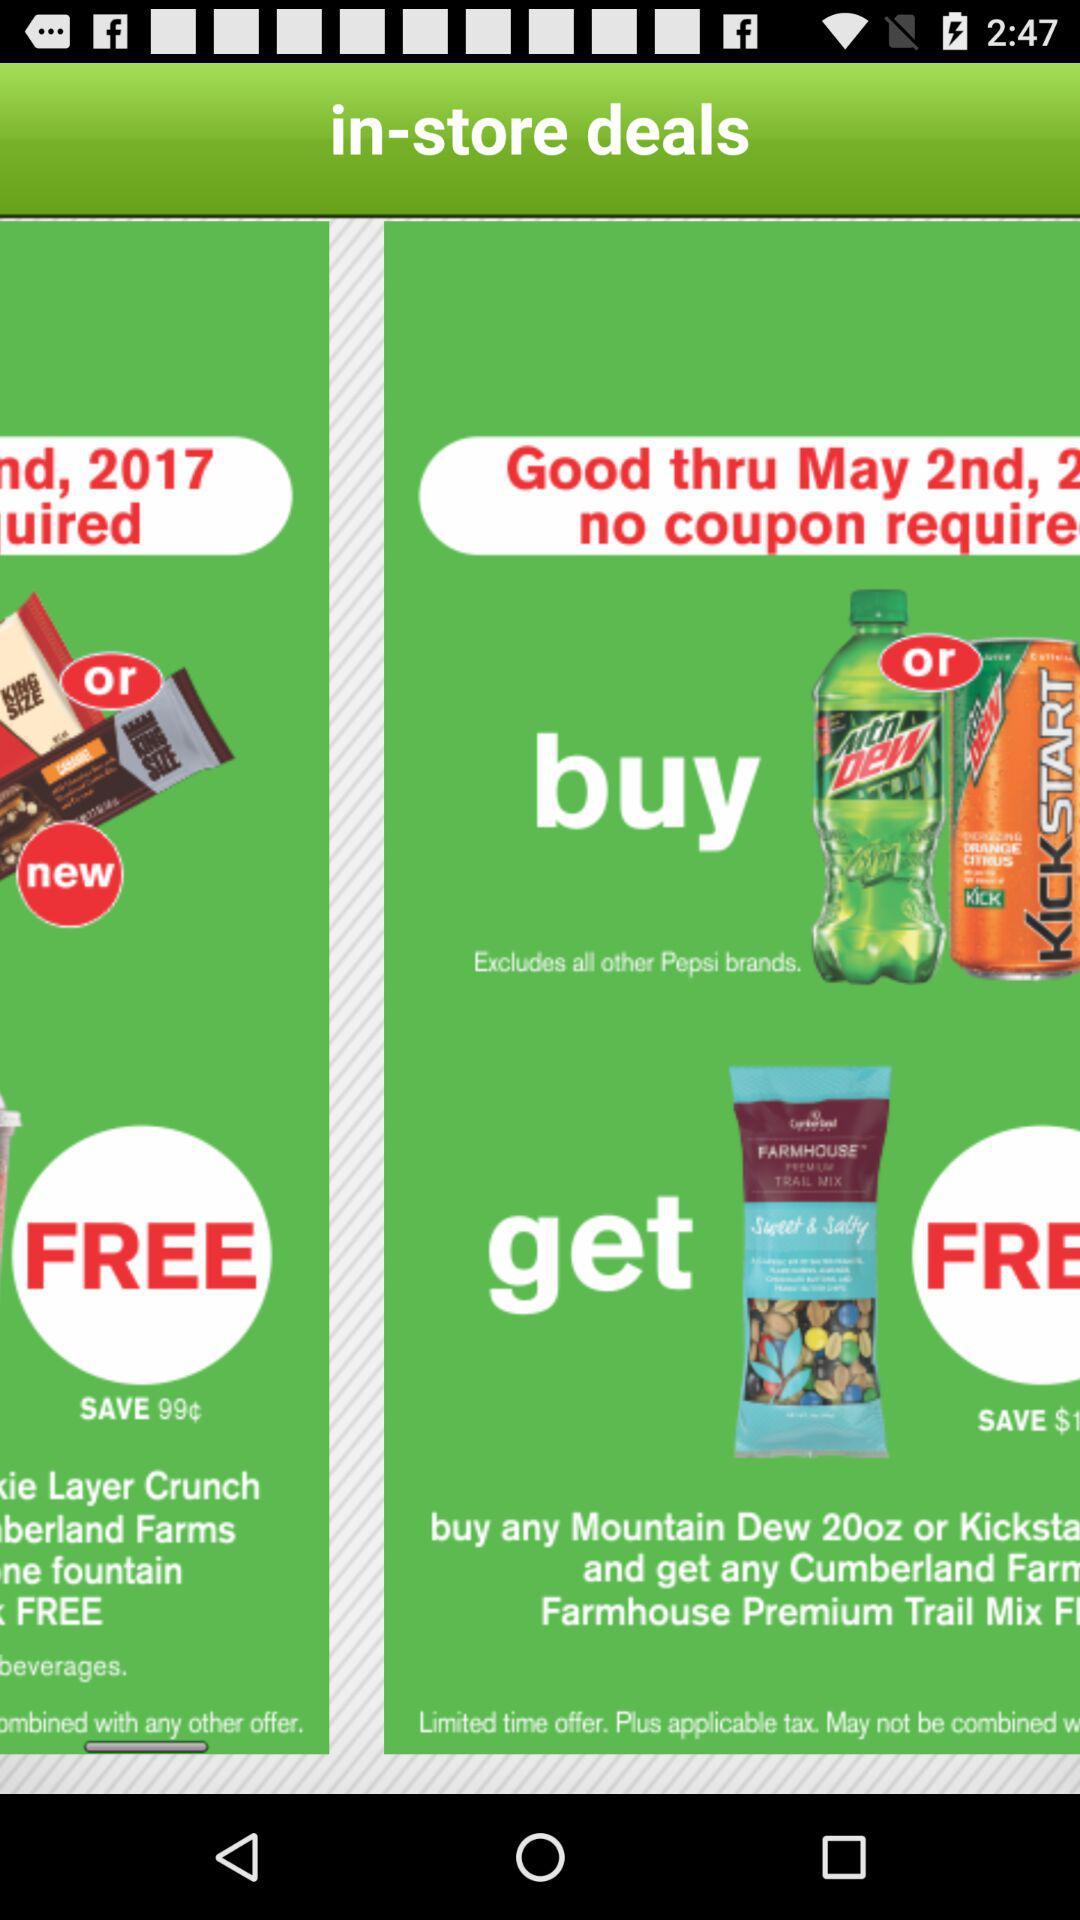  I want to click on scroll to previous, so click(163, 987).